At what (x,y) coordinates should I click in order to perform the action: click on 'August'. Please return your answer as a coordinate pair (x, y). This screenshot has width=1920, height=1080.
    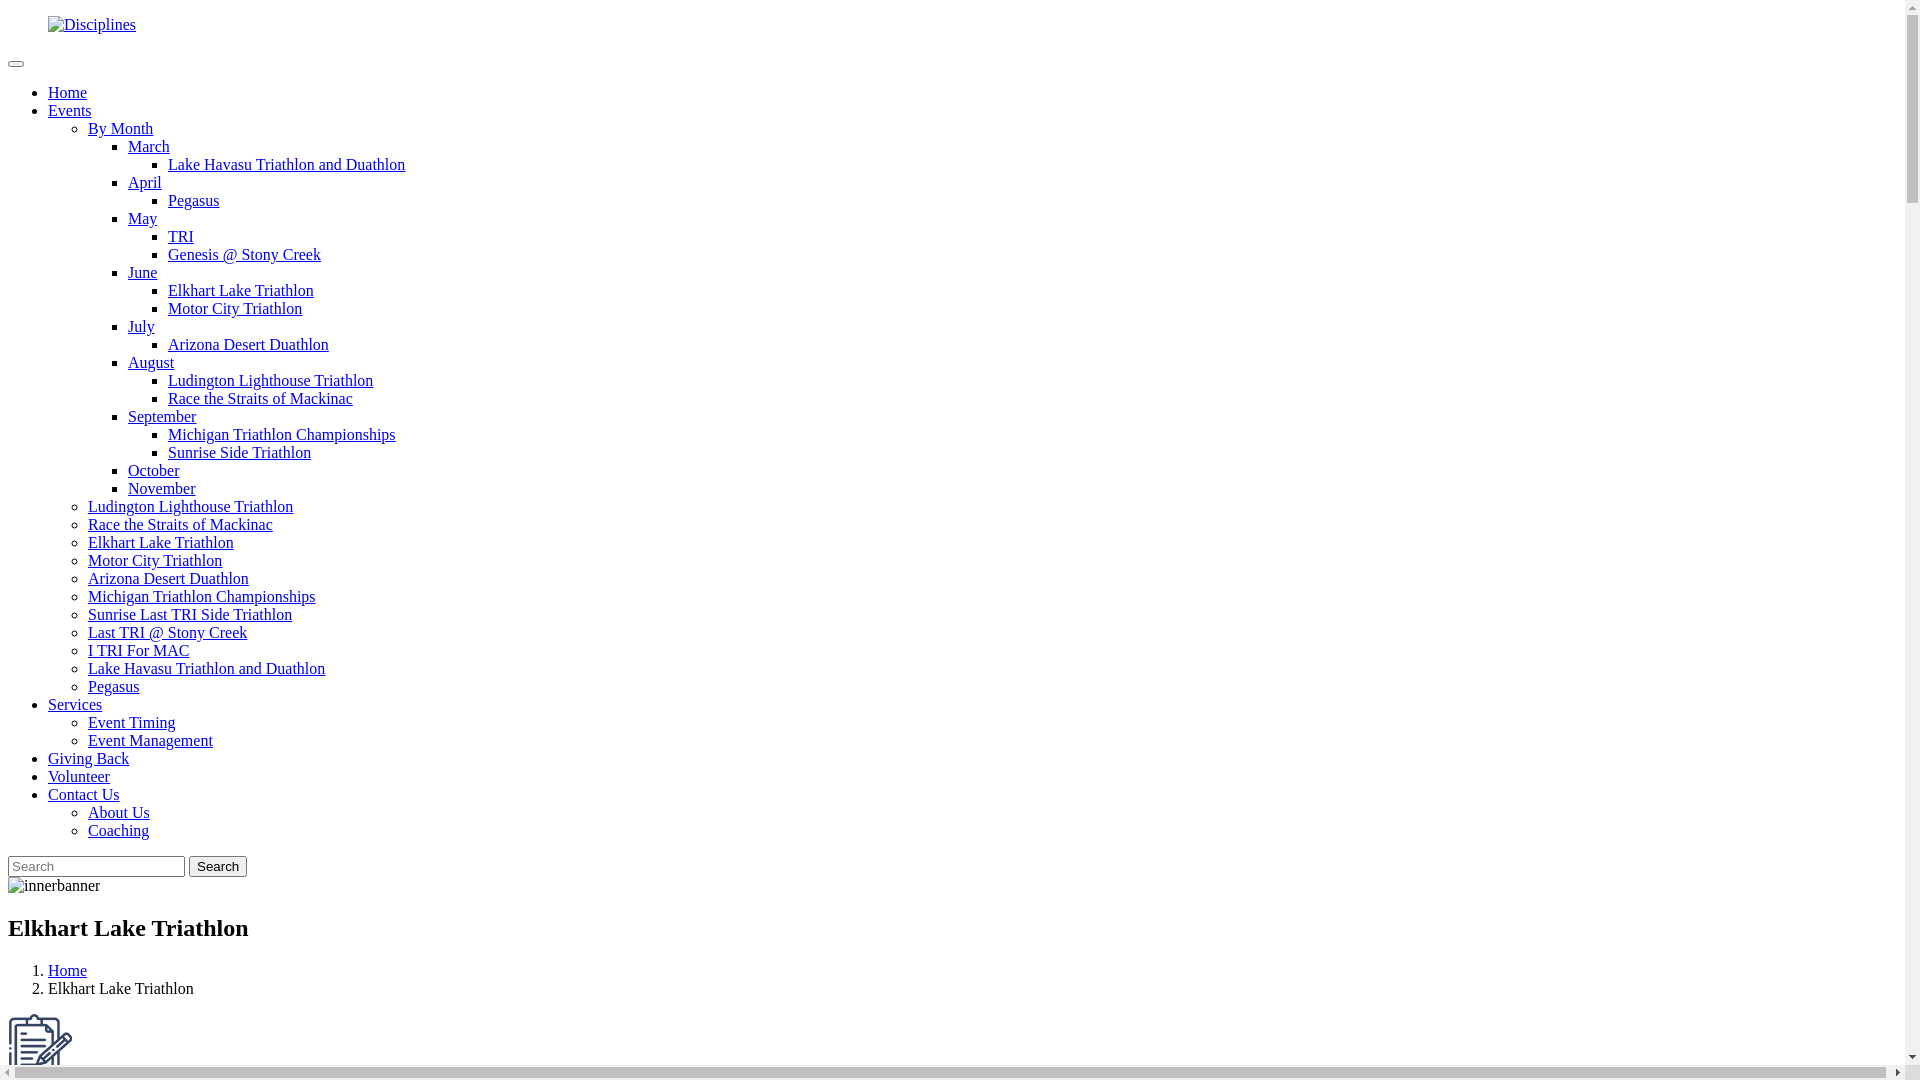
    Looking at the image, I should click on (149, 362).